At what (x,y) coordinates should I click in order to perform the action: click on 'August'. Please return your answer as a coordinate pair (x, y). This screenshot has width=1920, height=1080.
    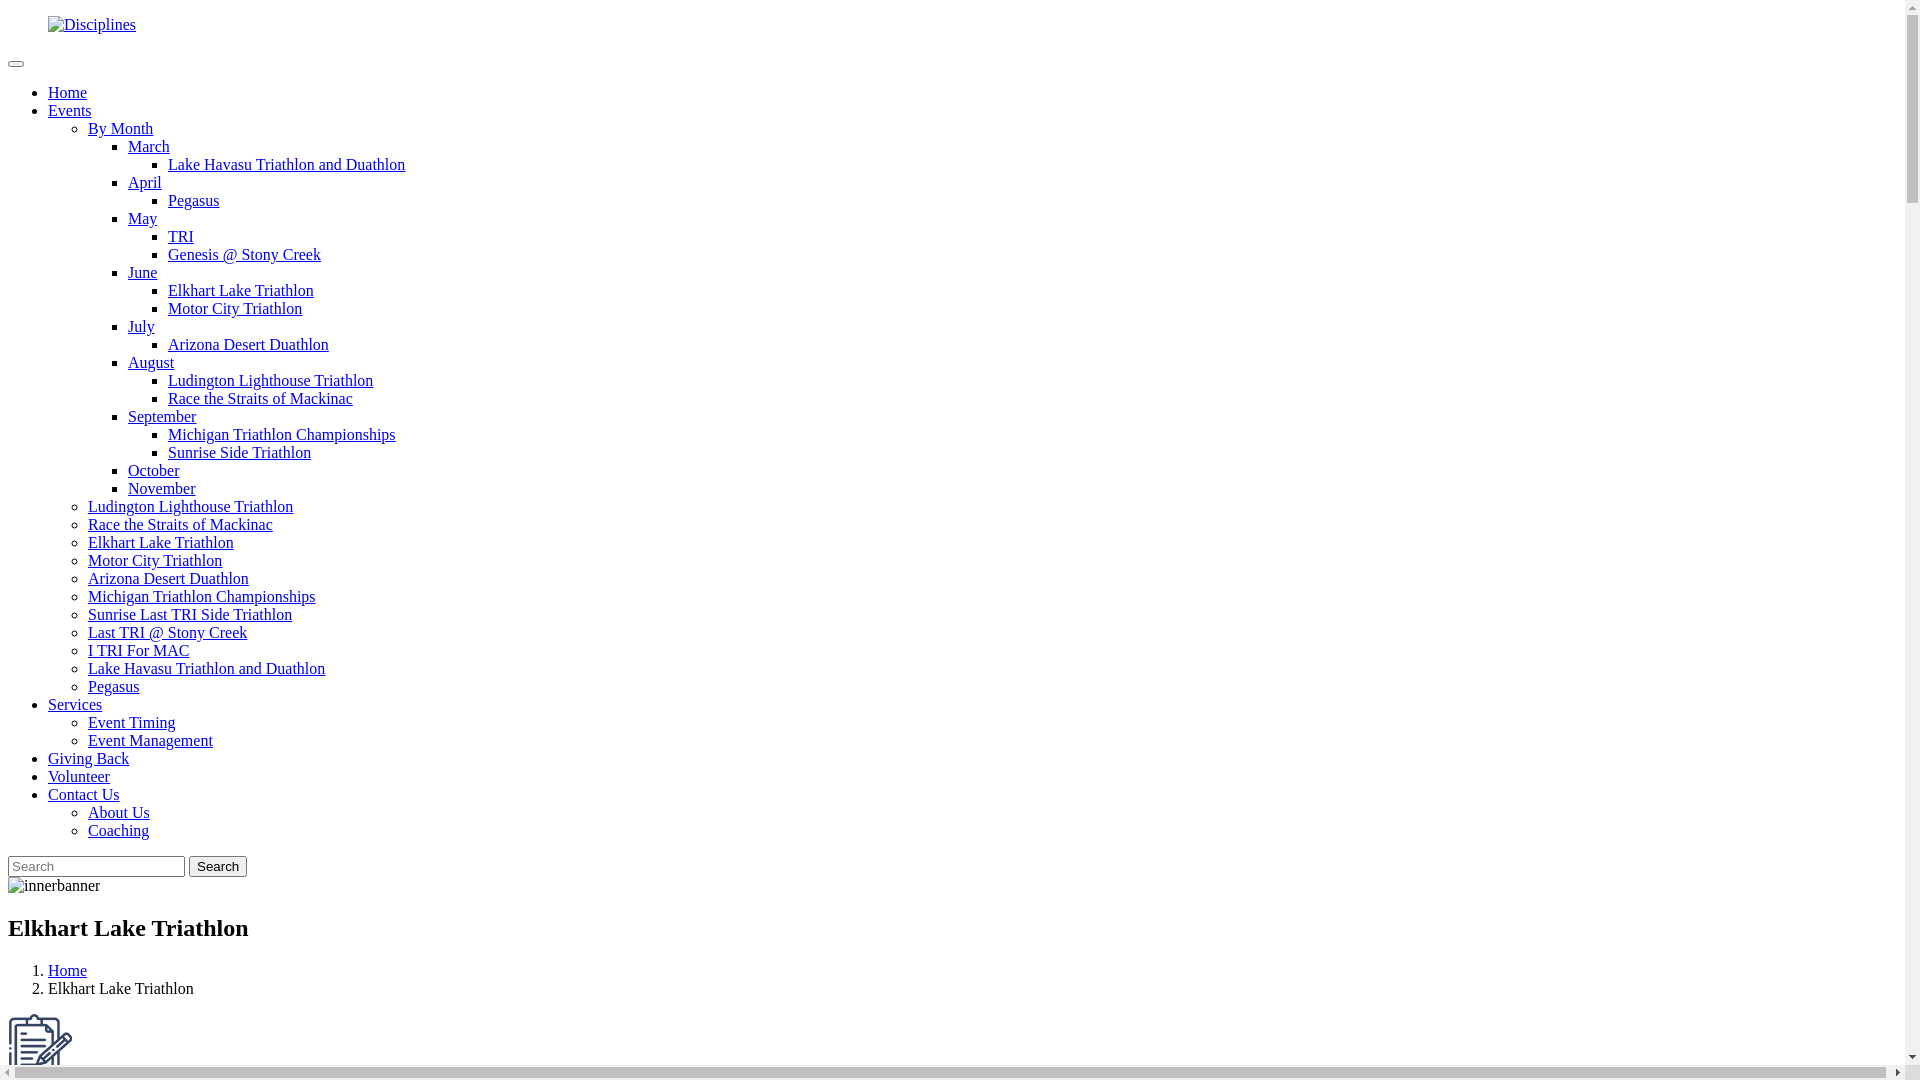
    Looking at the image, I should click on (149, 362).